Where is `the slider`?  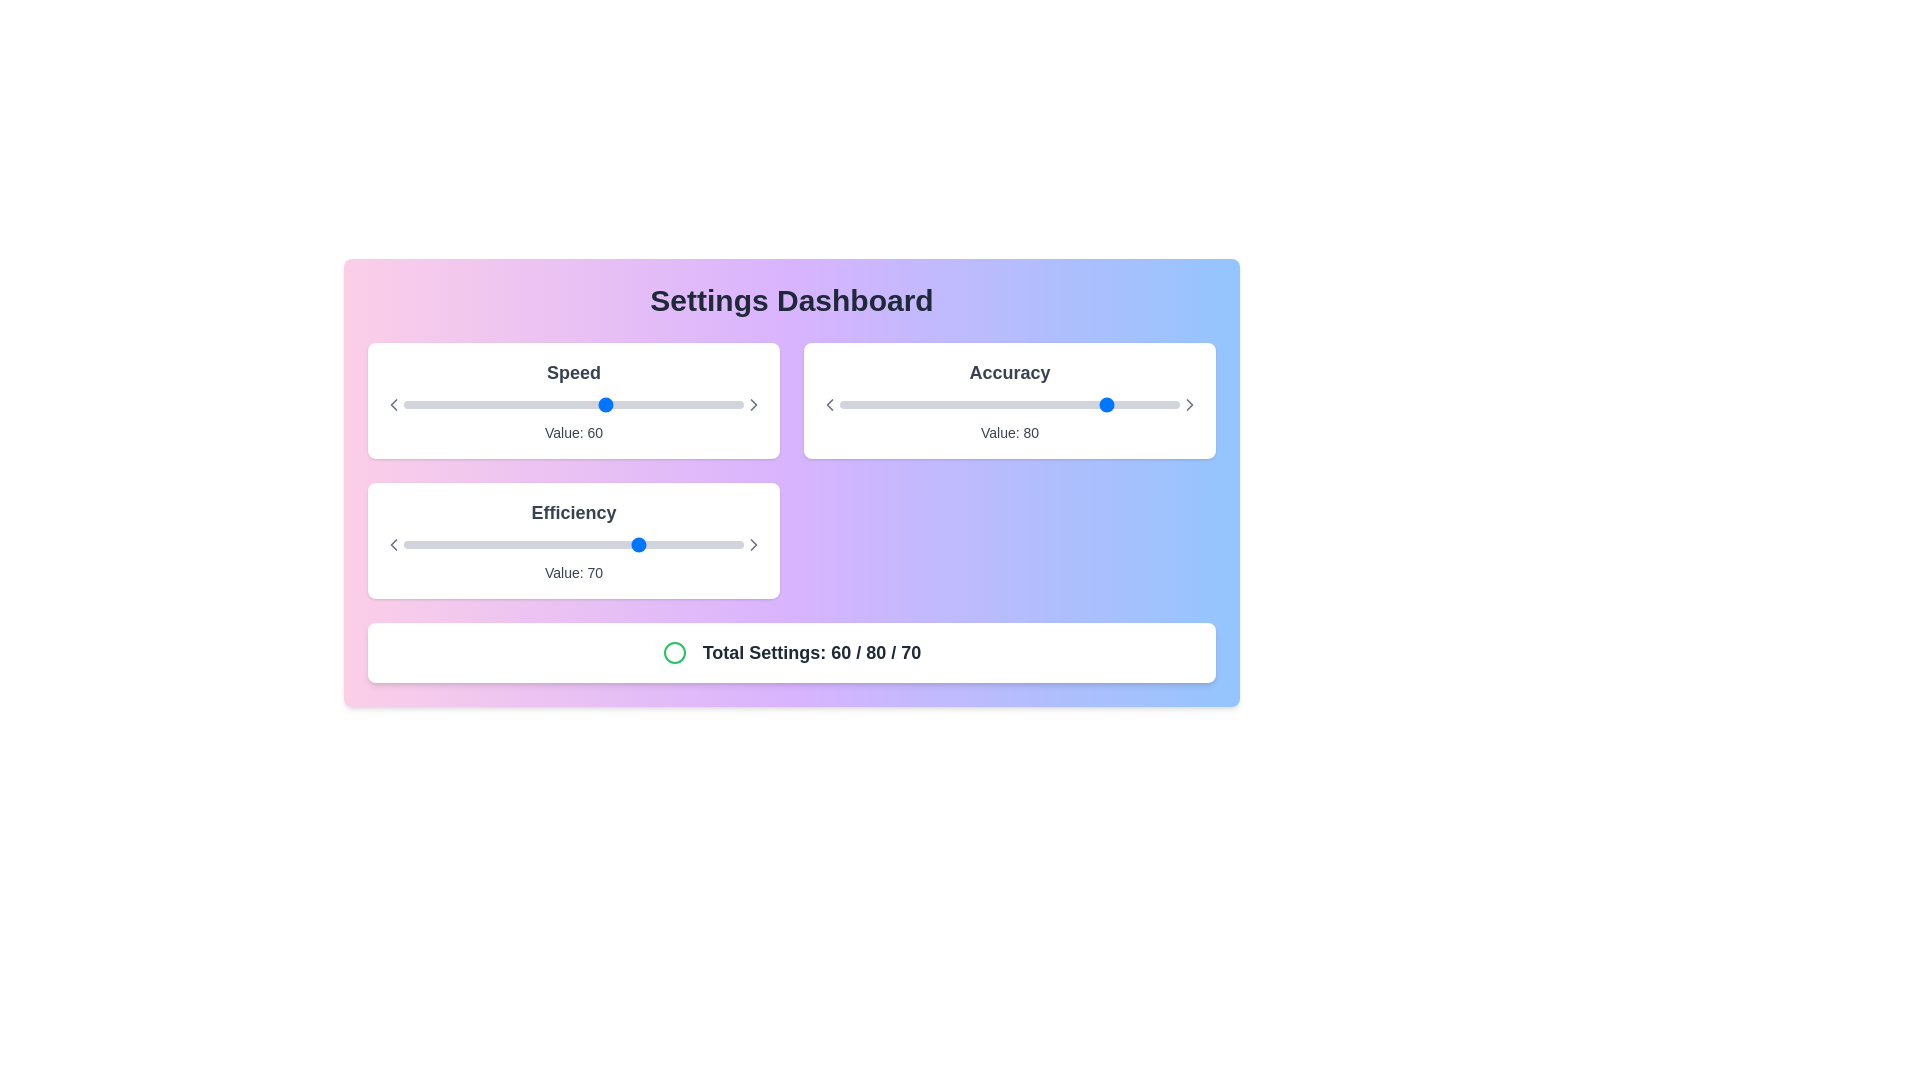 the slider is located at coordinates (450, 405).